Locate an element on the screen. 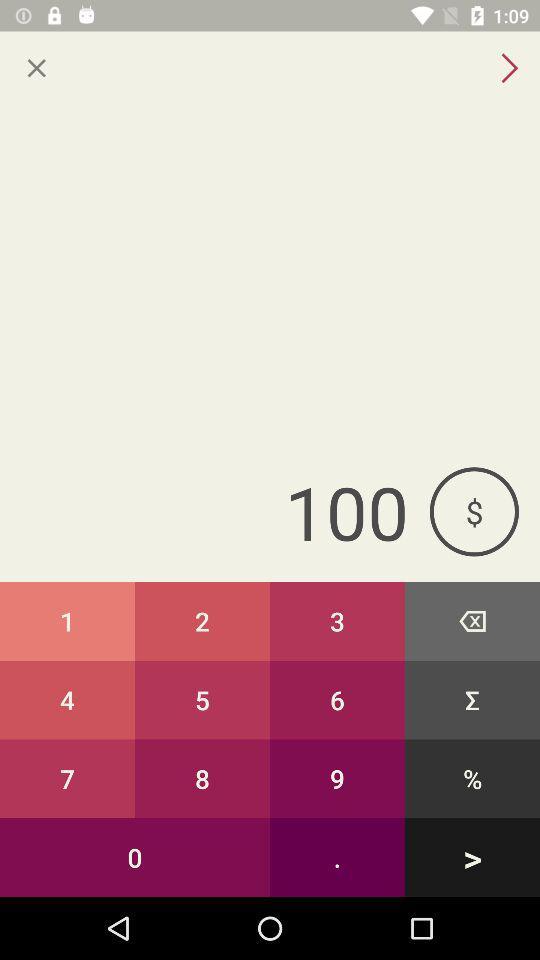  the item to the left of the 9 is located at coordinates (135, 856).